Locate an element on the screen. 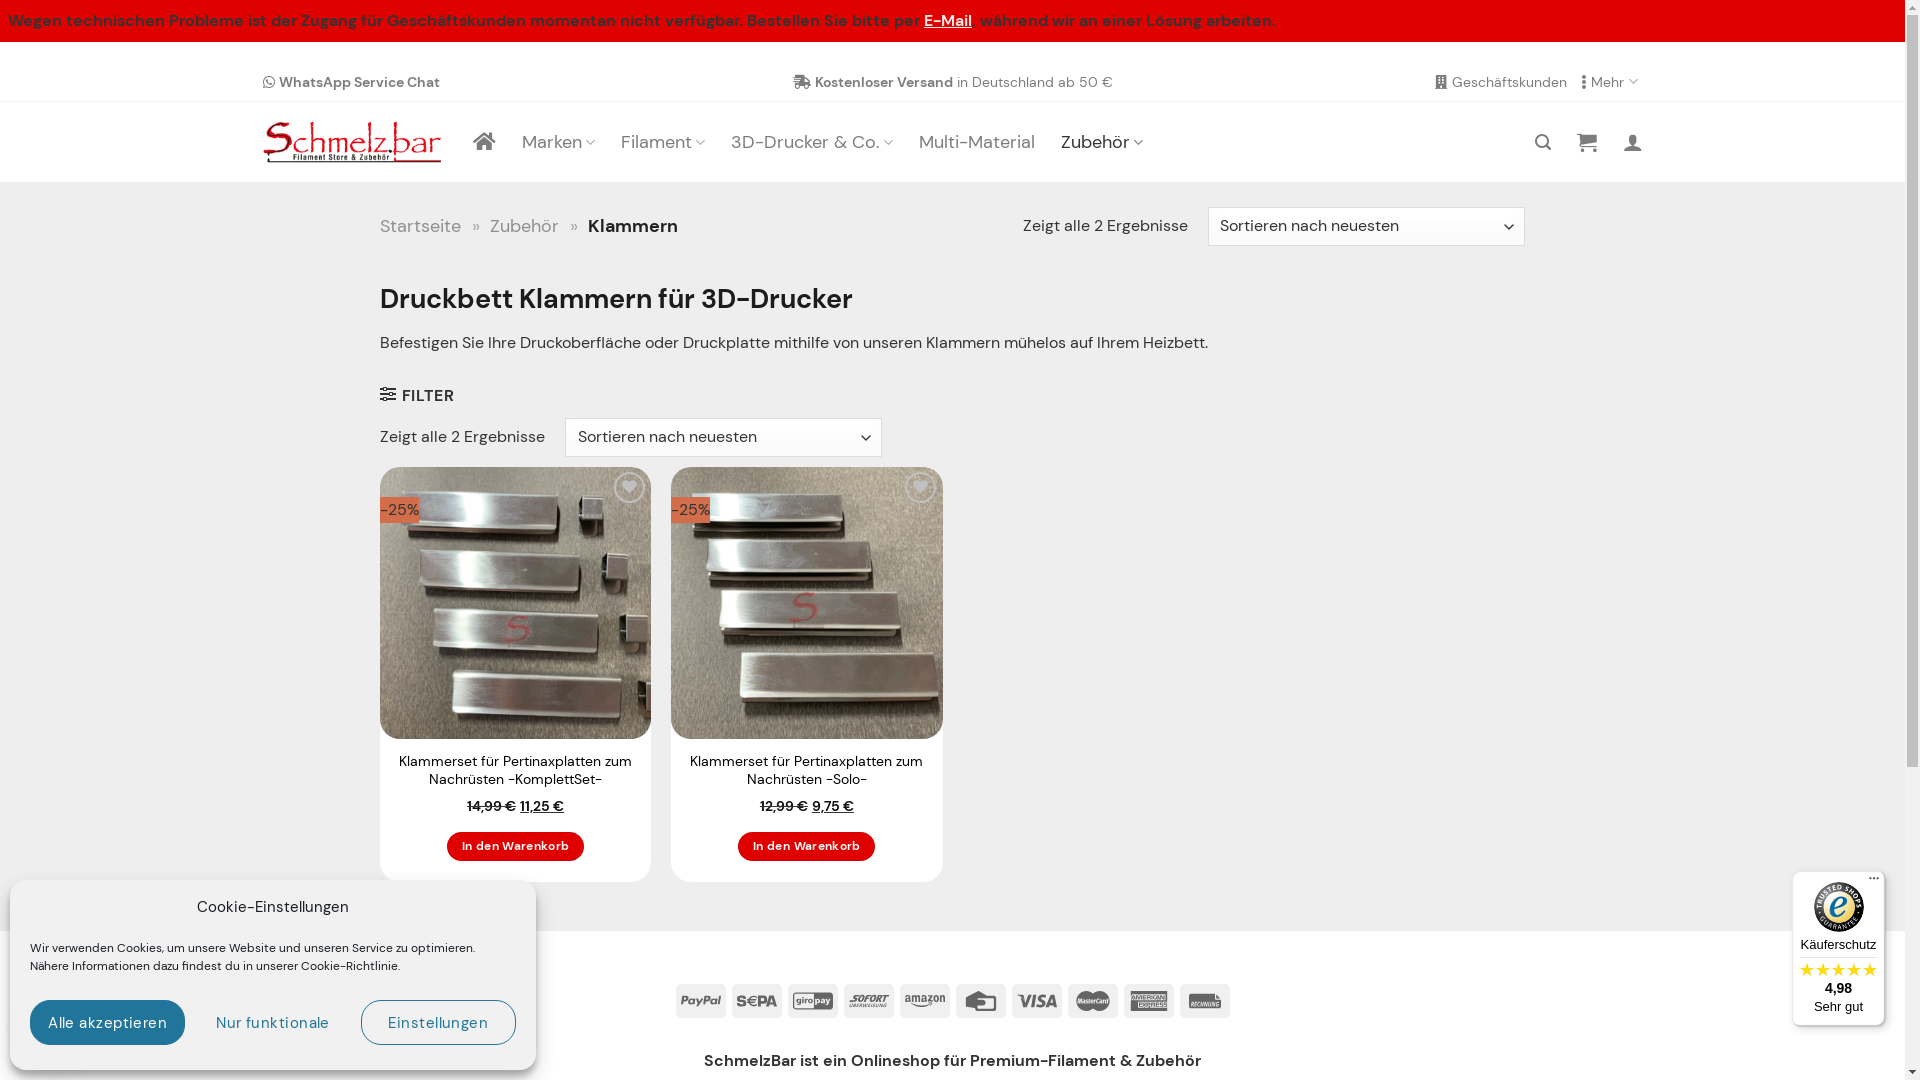  'Marken' is located at coordinates (522, 141).